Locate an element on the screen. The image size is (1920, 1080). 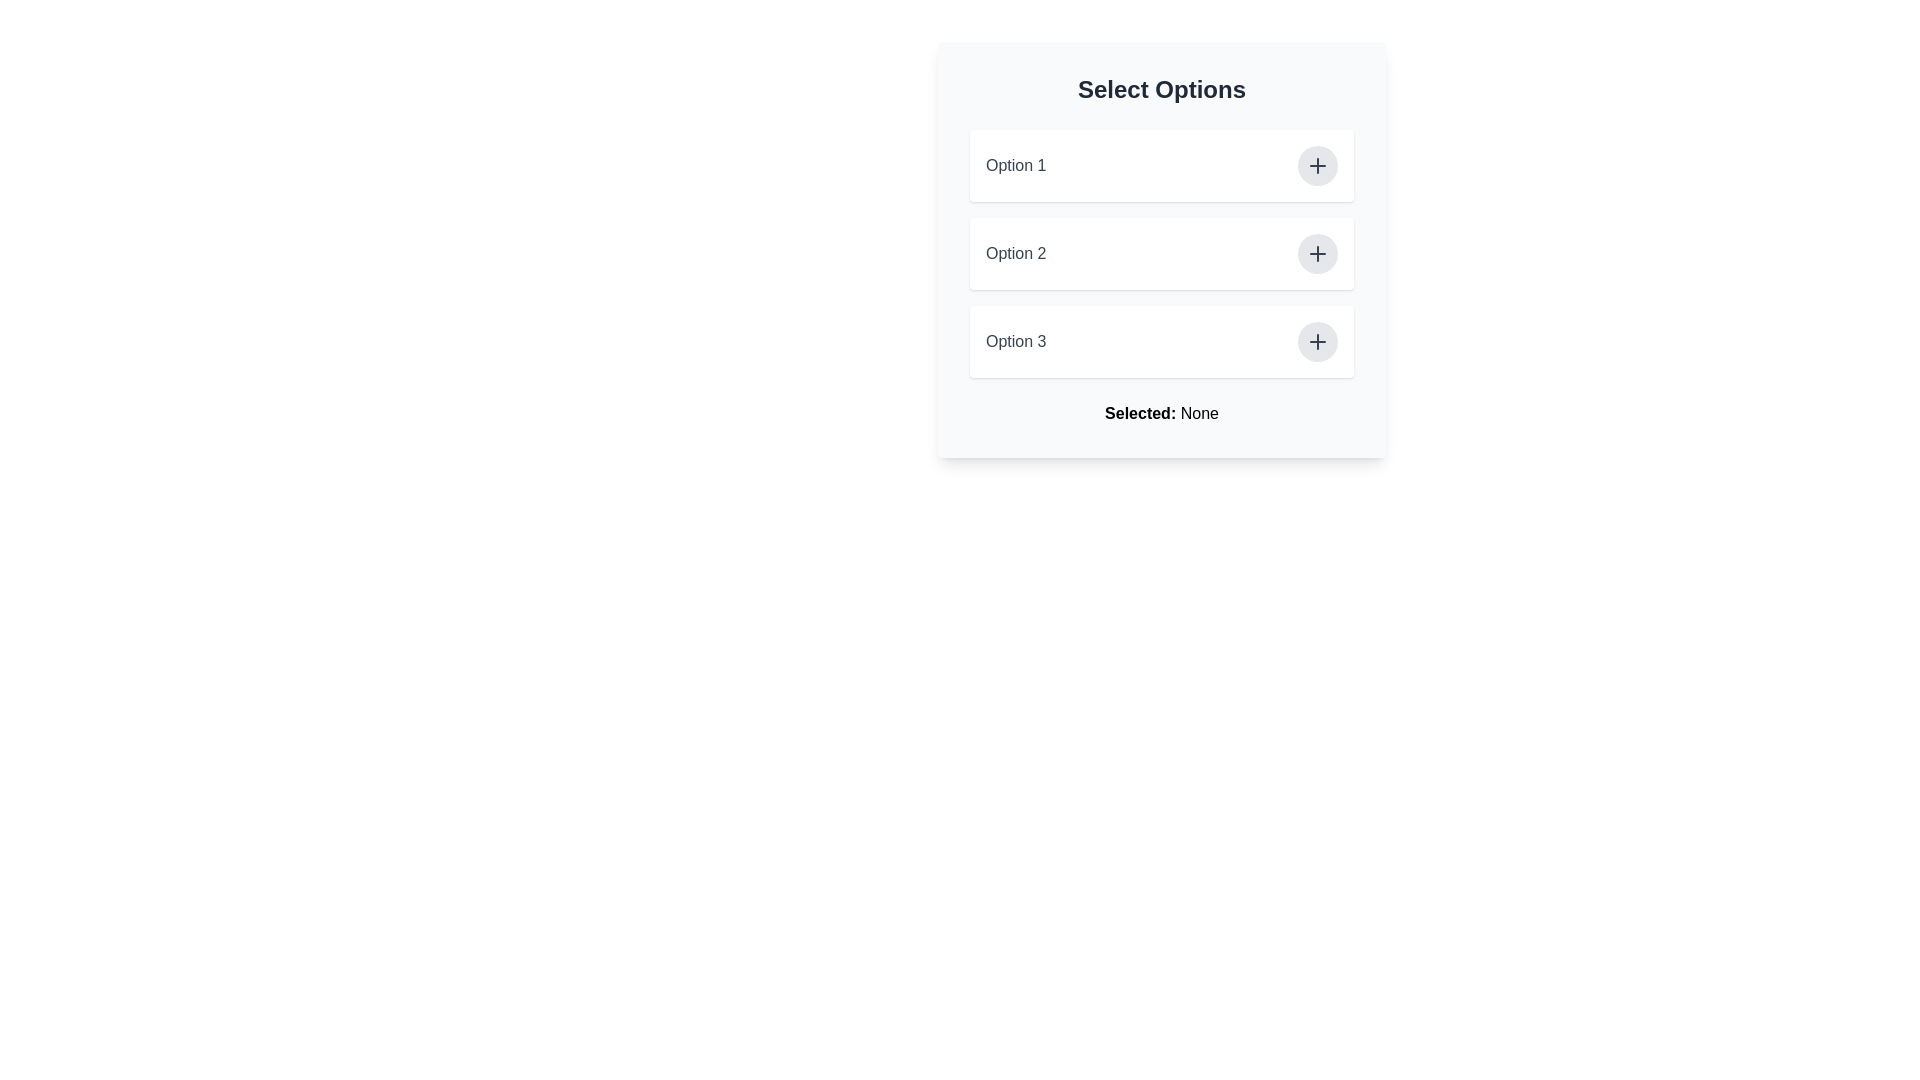
the SVG icon representing a 'plus' symbol, located in the middle of the button aligned to the right of the second option in the 'Select Options' list is located at coordinates (1318, 253).